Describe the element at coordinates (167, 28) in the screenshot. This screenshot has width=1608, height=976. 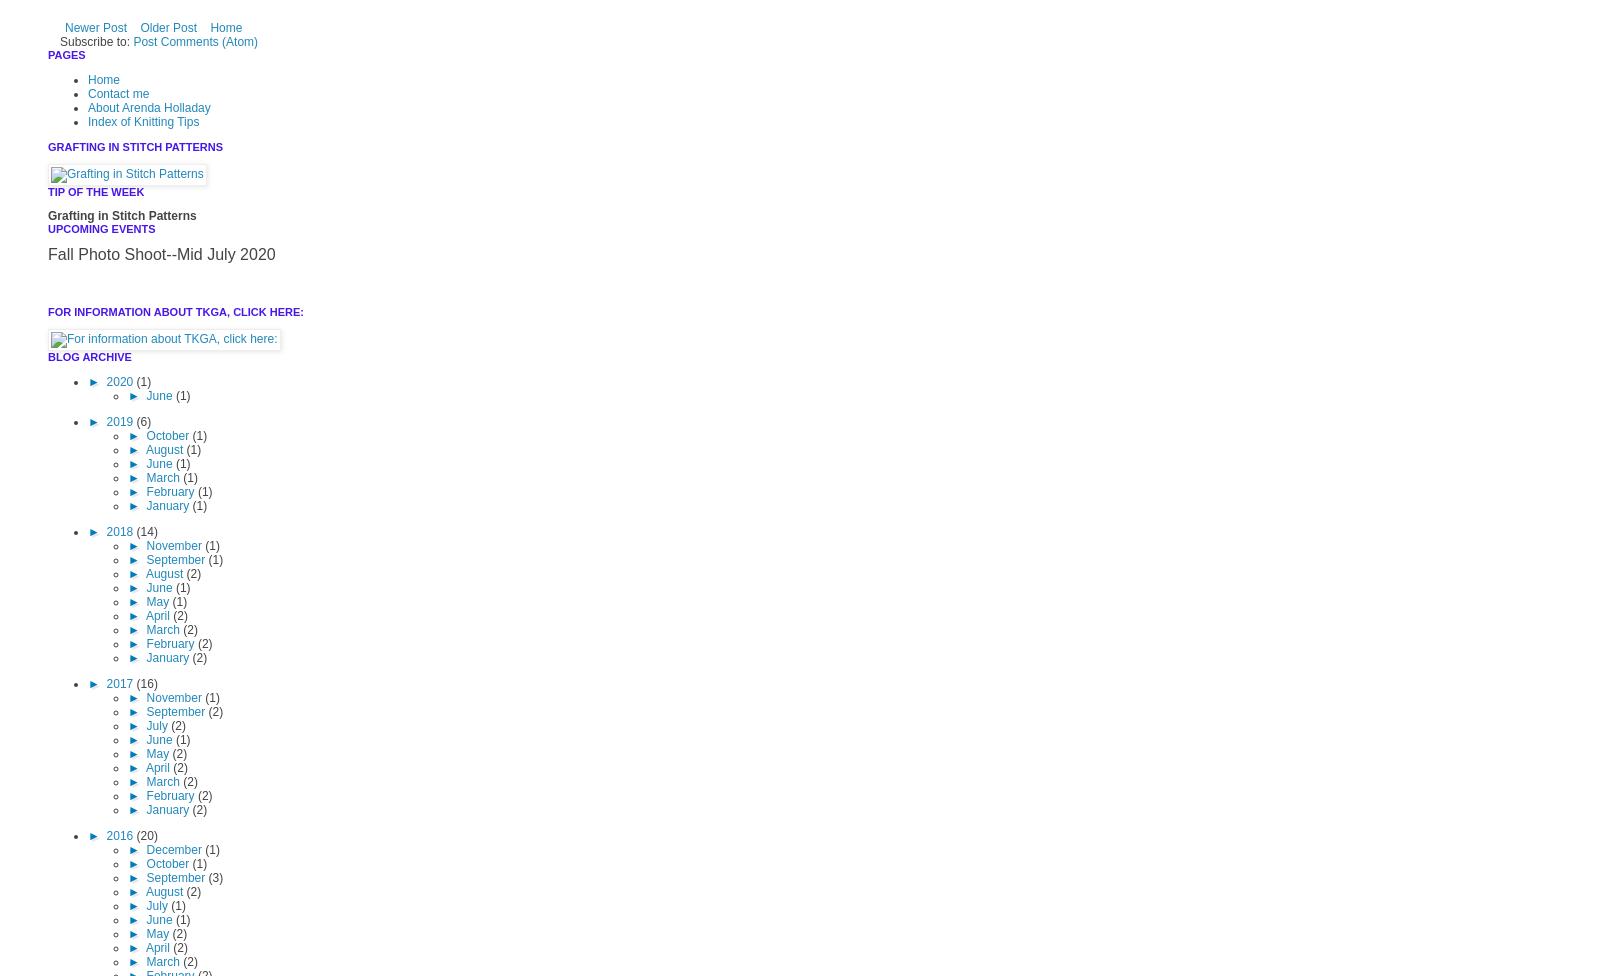
I see `'Older Post'` at that location.